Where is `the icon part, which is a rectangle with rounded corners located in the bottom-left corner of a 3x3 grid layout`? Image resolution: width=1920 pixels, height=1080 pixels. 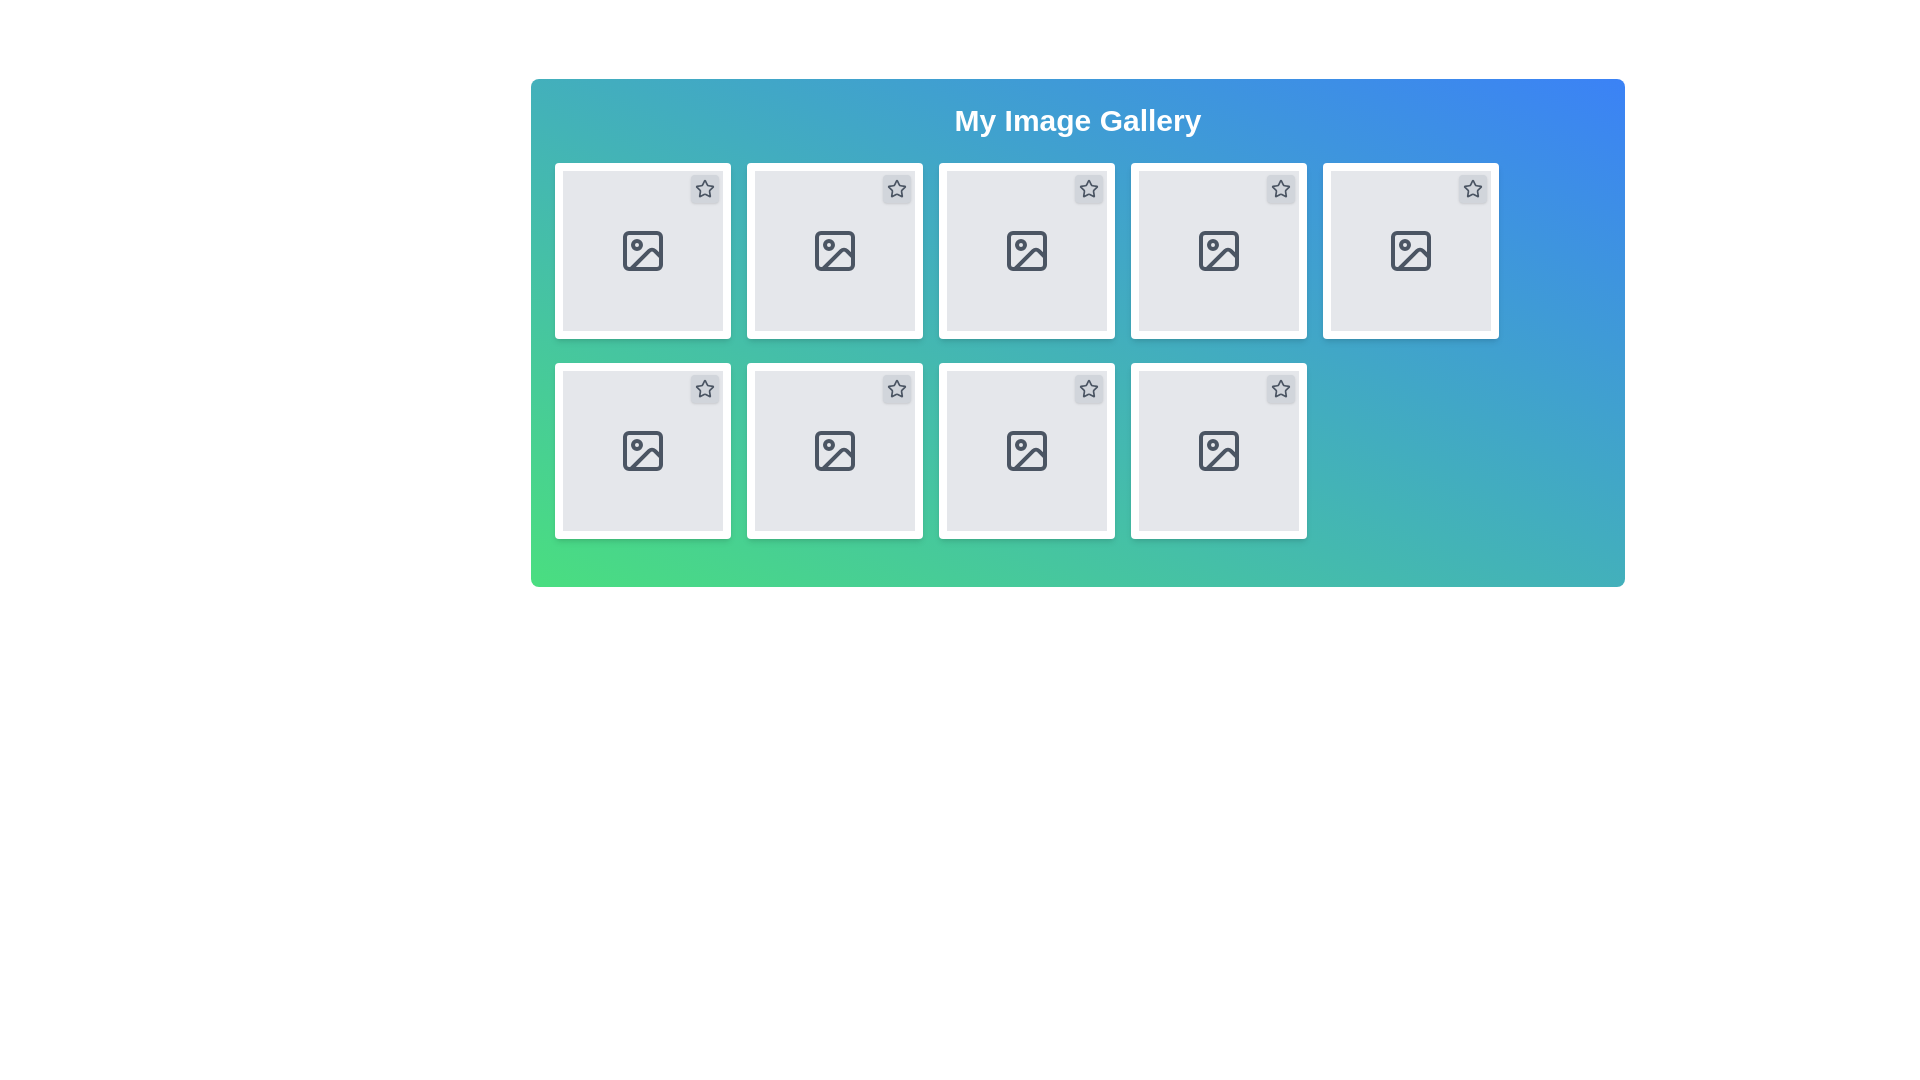
the icon part, which is a rectangle with rounded corners located in the bottom-left corner of a 3x3 grid layout is located at coordinates (643, 451).